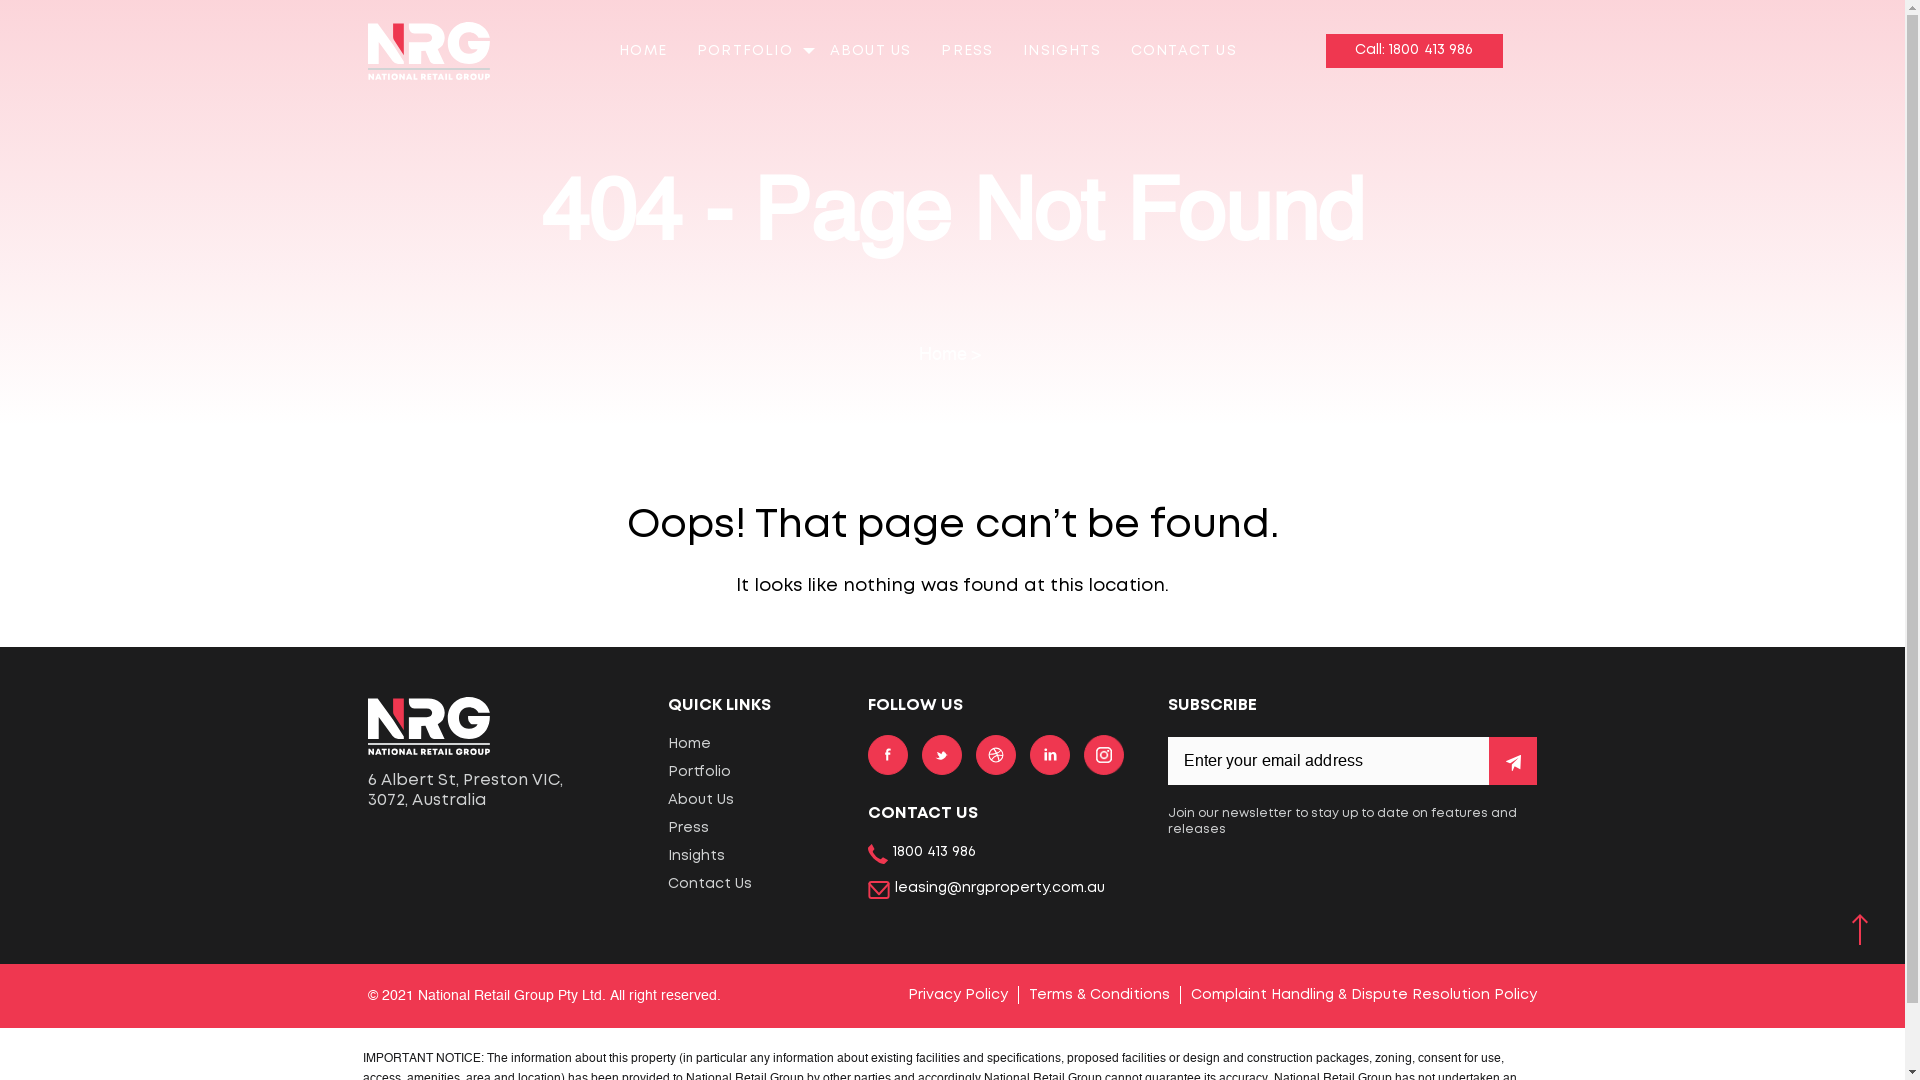 The width and height of the screenshot is (1920, 1080). What do you see at coordinates (743, 49) in the screenshot?
I see `'PORTFOLIO'` at bounding box center [743, 49].